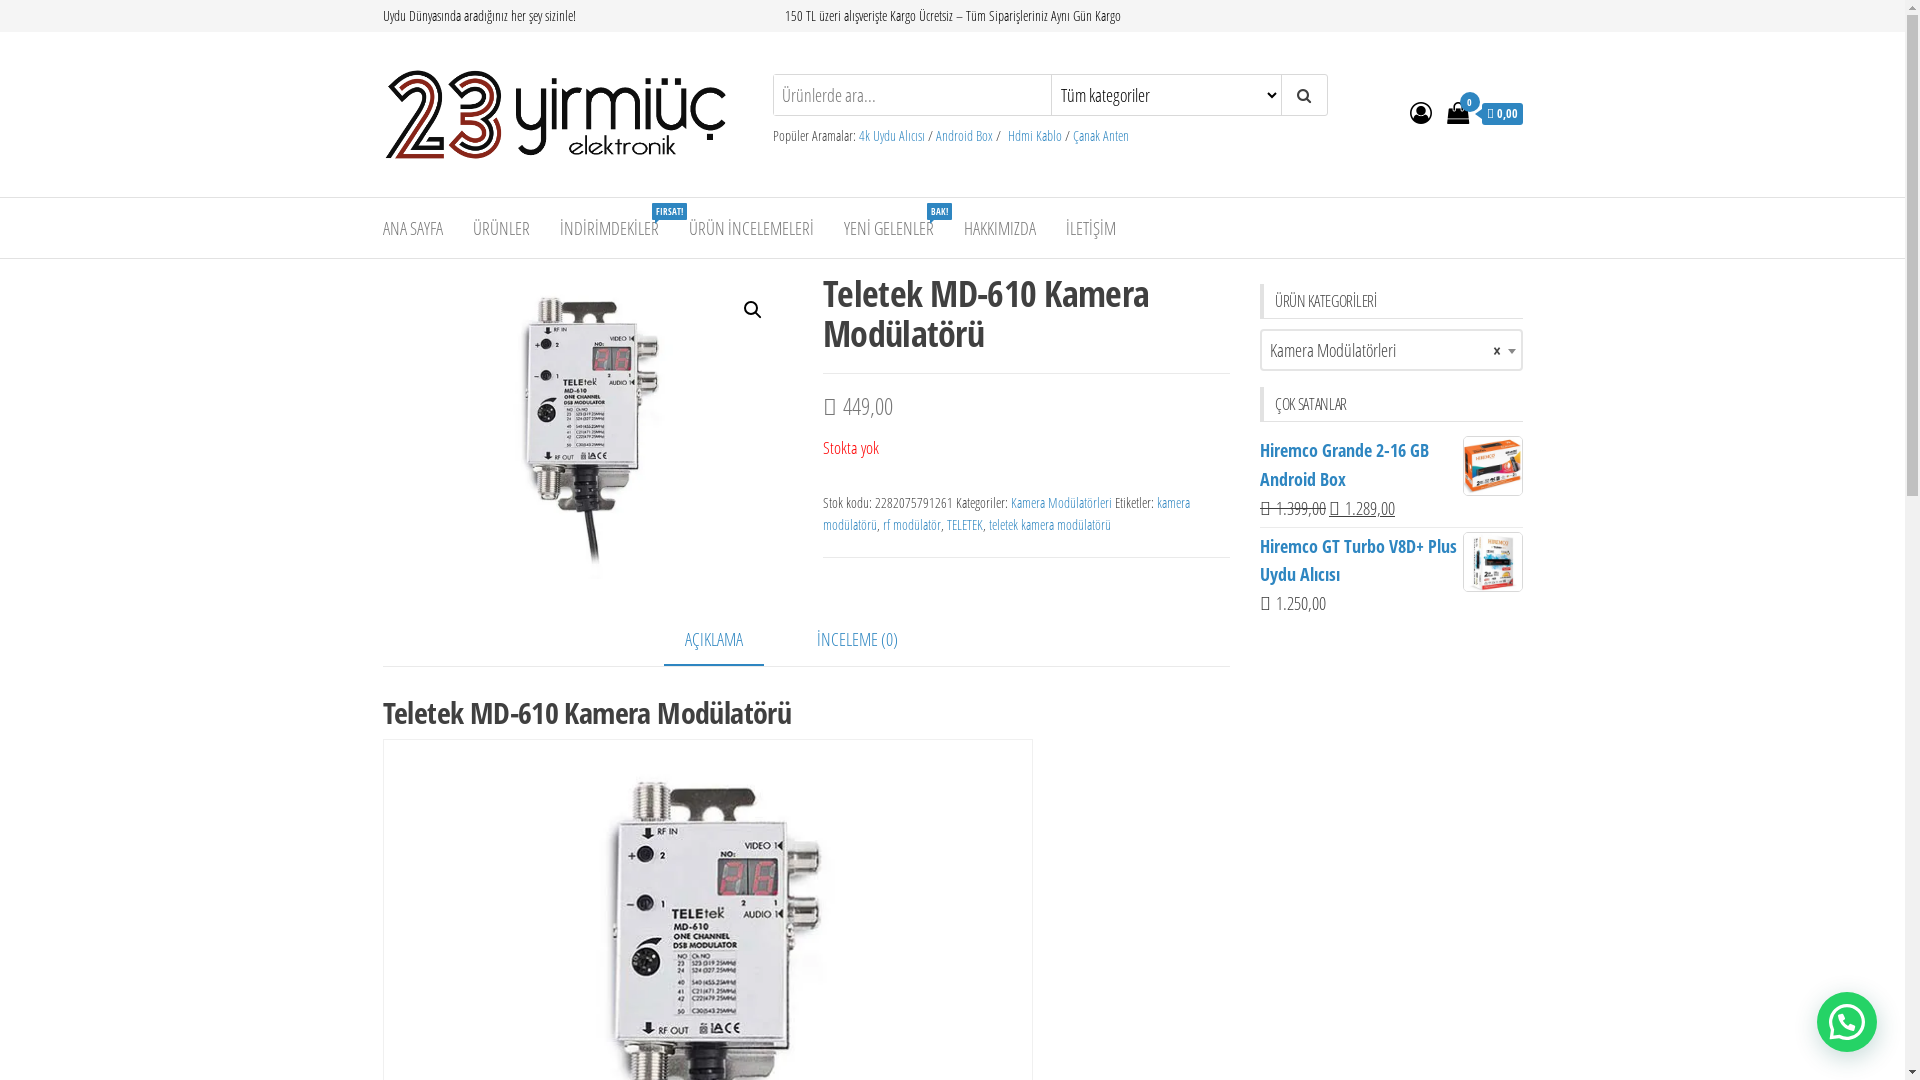  I want to click on 'Hiremco Grande 2-16 GB Android Box', so click(1390, 465).